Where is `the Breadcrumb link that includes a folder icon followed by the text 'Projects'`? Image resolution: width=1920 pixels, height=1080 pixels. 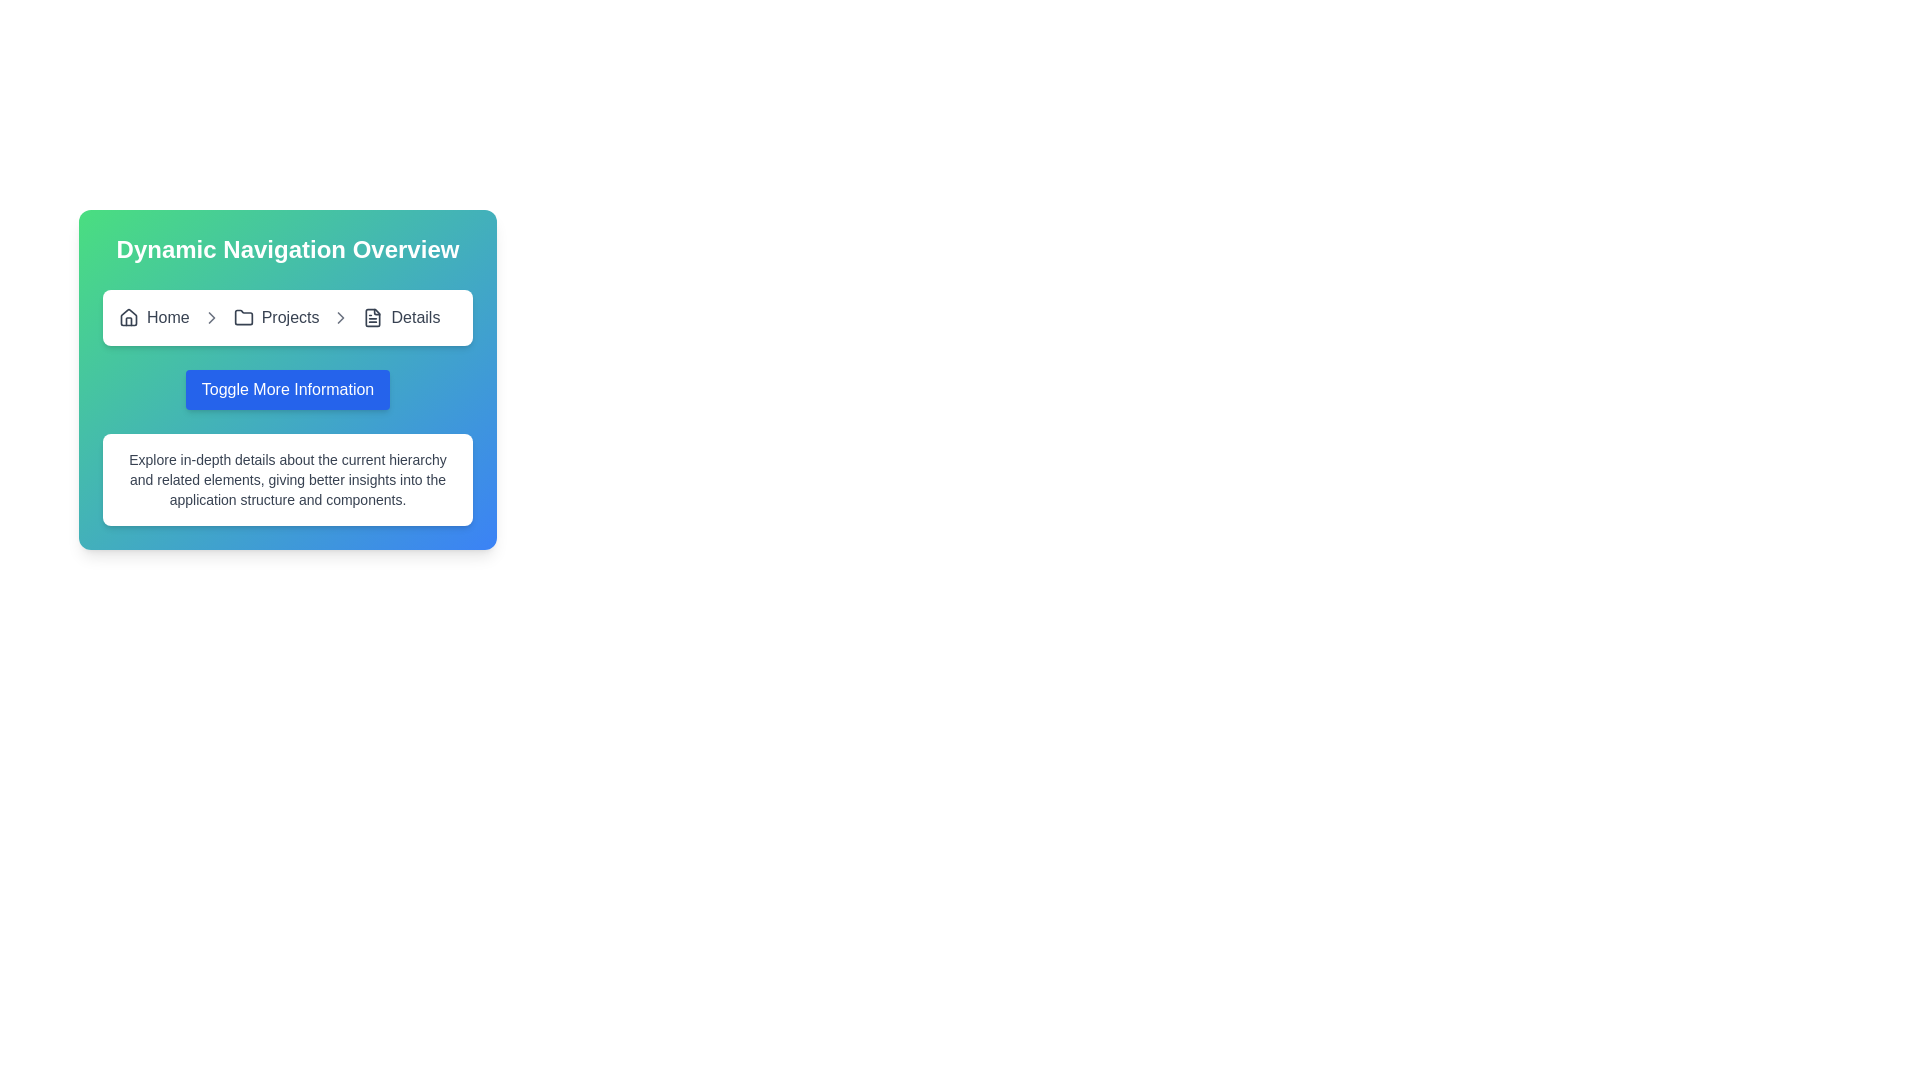 the Breadcrumb link that includes a folder icon followed by the text 'Projects' is located at coordinates (275, 316).